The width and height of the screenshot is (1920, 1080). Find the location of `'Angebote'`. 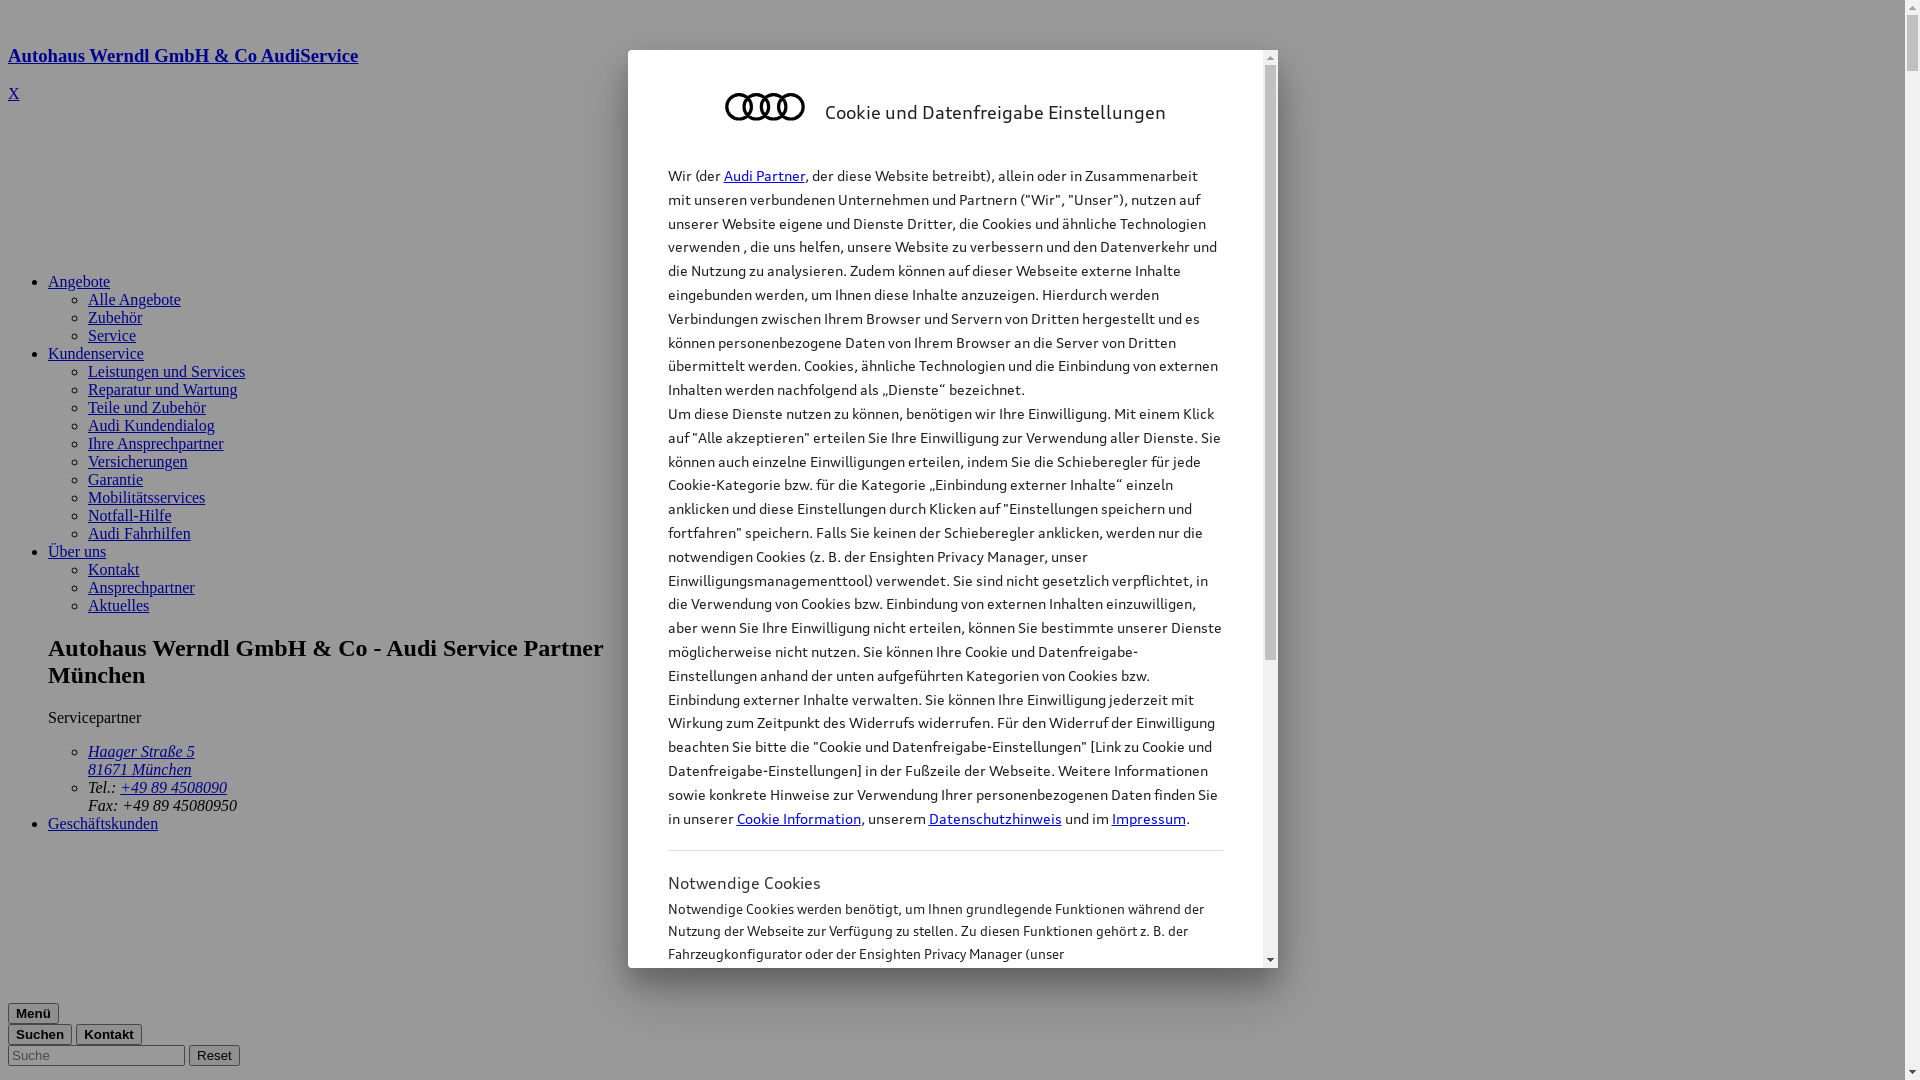

'Angebote' is located at coordinates (78, 281).